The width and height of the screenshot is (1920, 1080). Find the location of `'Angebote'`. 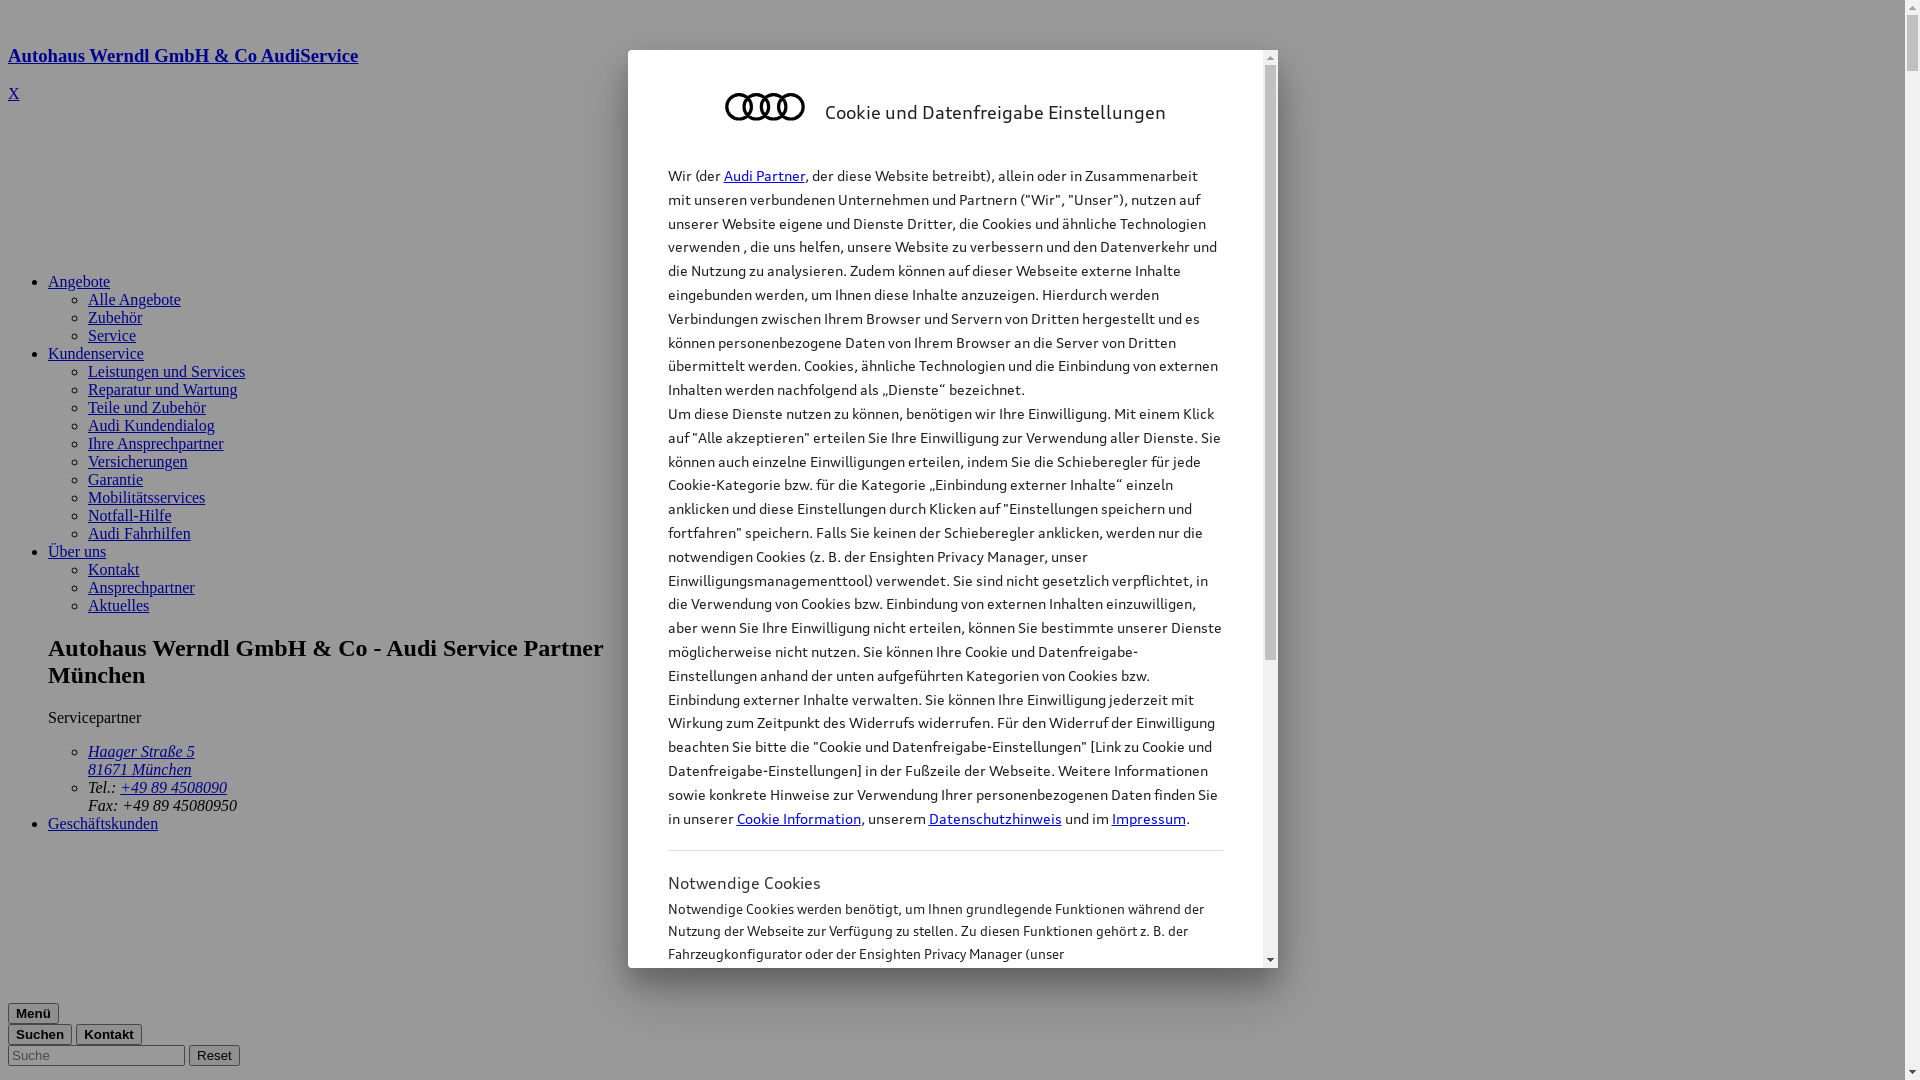

'Angebote' is located at coordinates (78, 281).